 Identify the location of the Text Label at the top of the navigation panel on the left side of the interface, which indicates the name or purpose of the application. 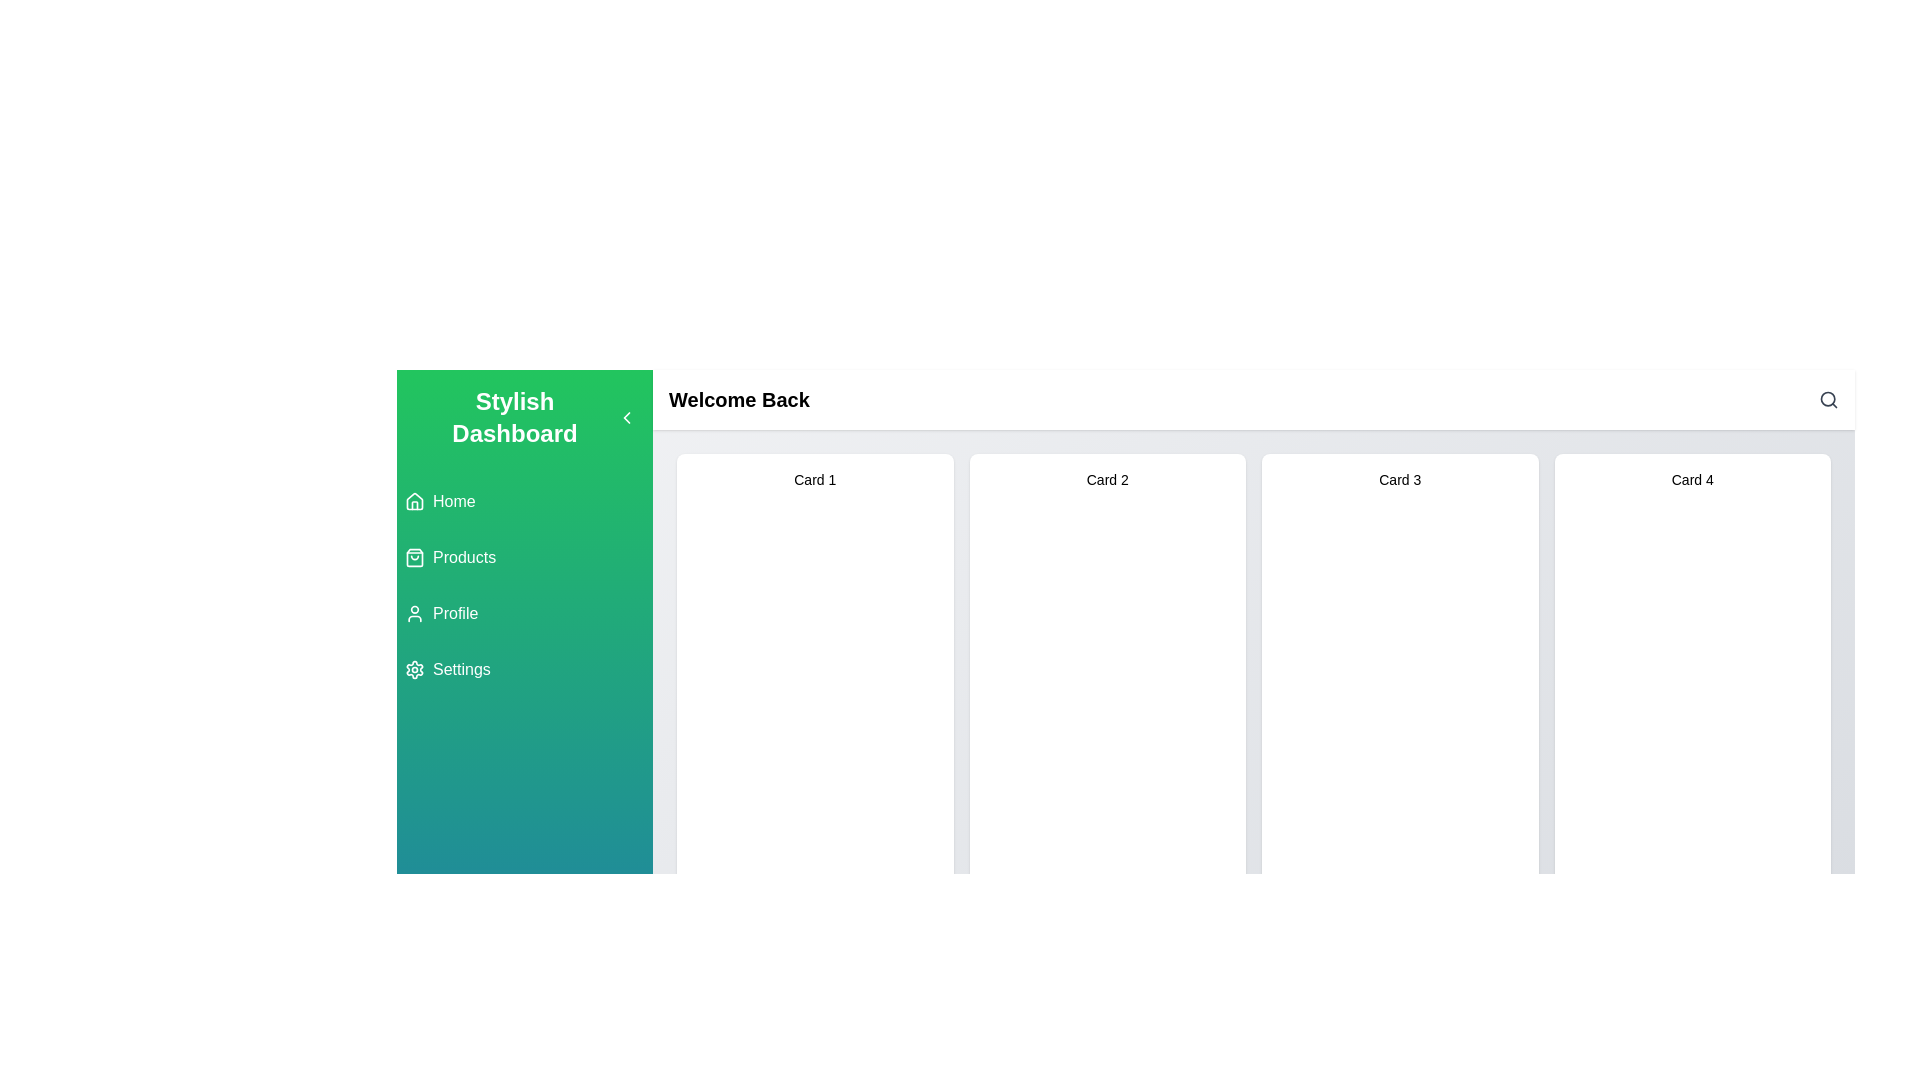
(524, 416).